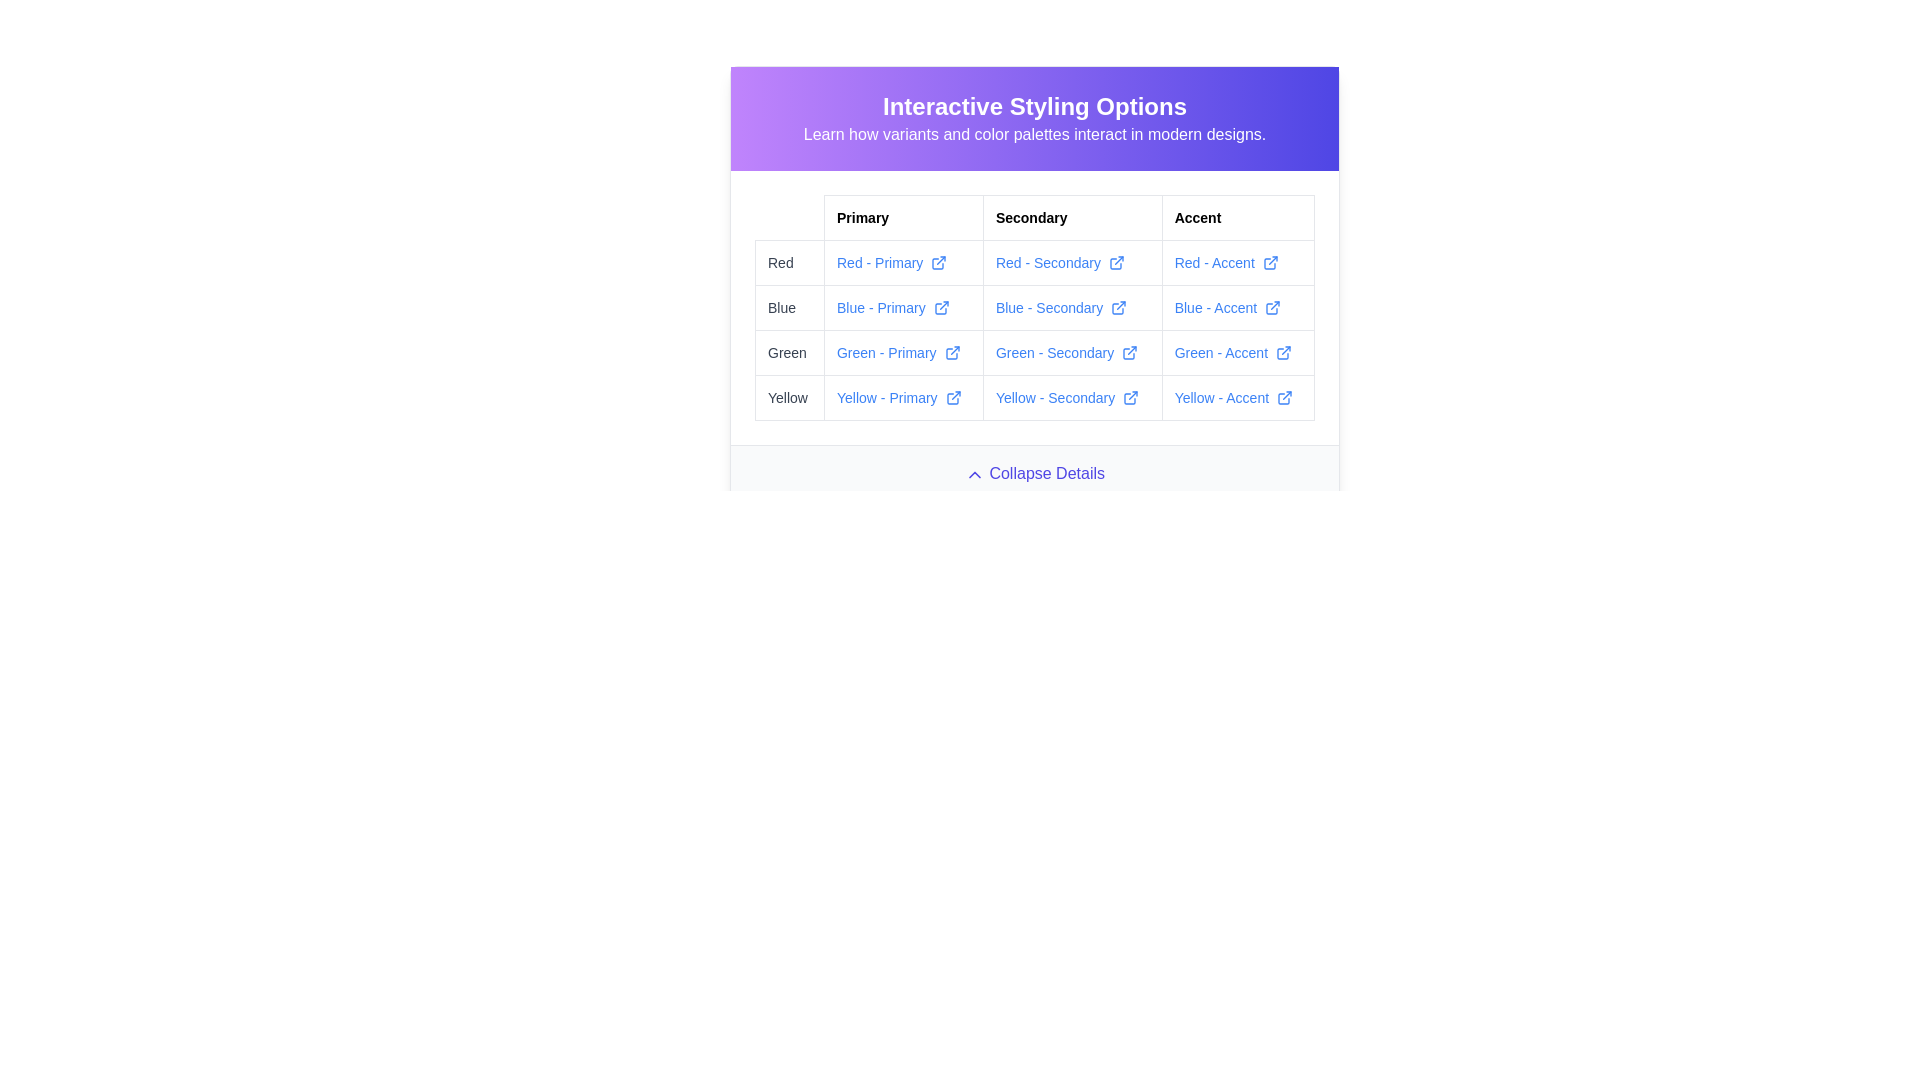 The height and width of the screenshot is (1080, 1920). What do you see at coordinates (902, 261) in the screenshot?
I see `the 'Primary' hyperlink with icon in the 'Interactive Styling Options' table` at bounding box center [902, 261].